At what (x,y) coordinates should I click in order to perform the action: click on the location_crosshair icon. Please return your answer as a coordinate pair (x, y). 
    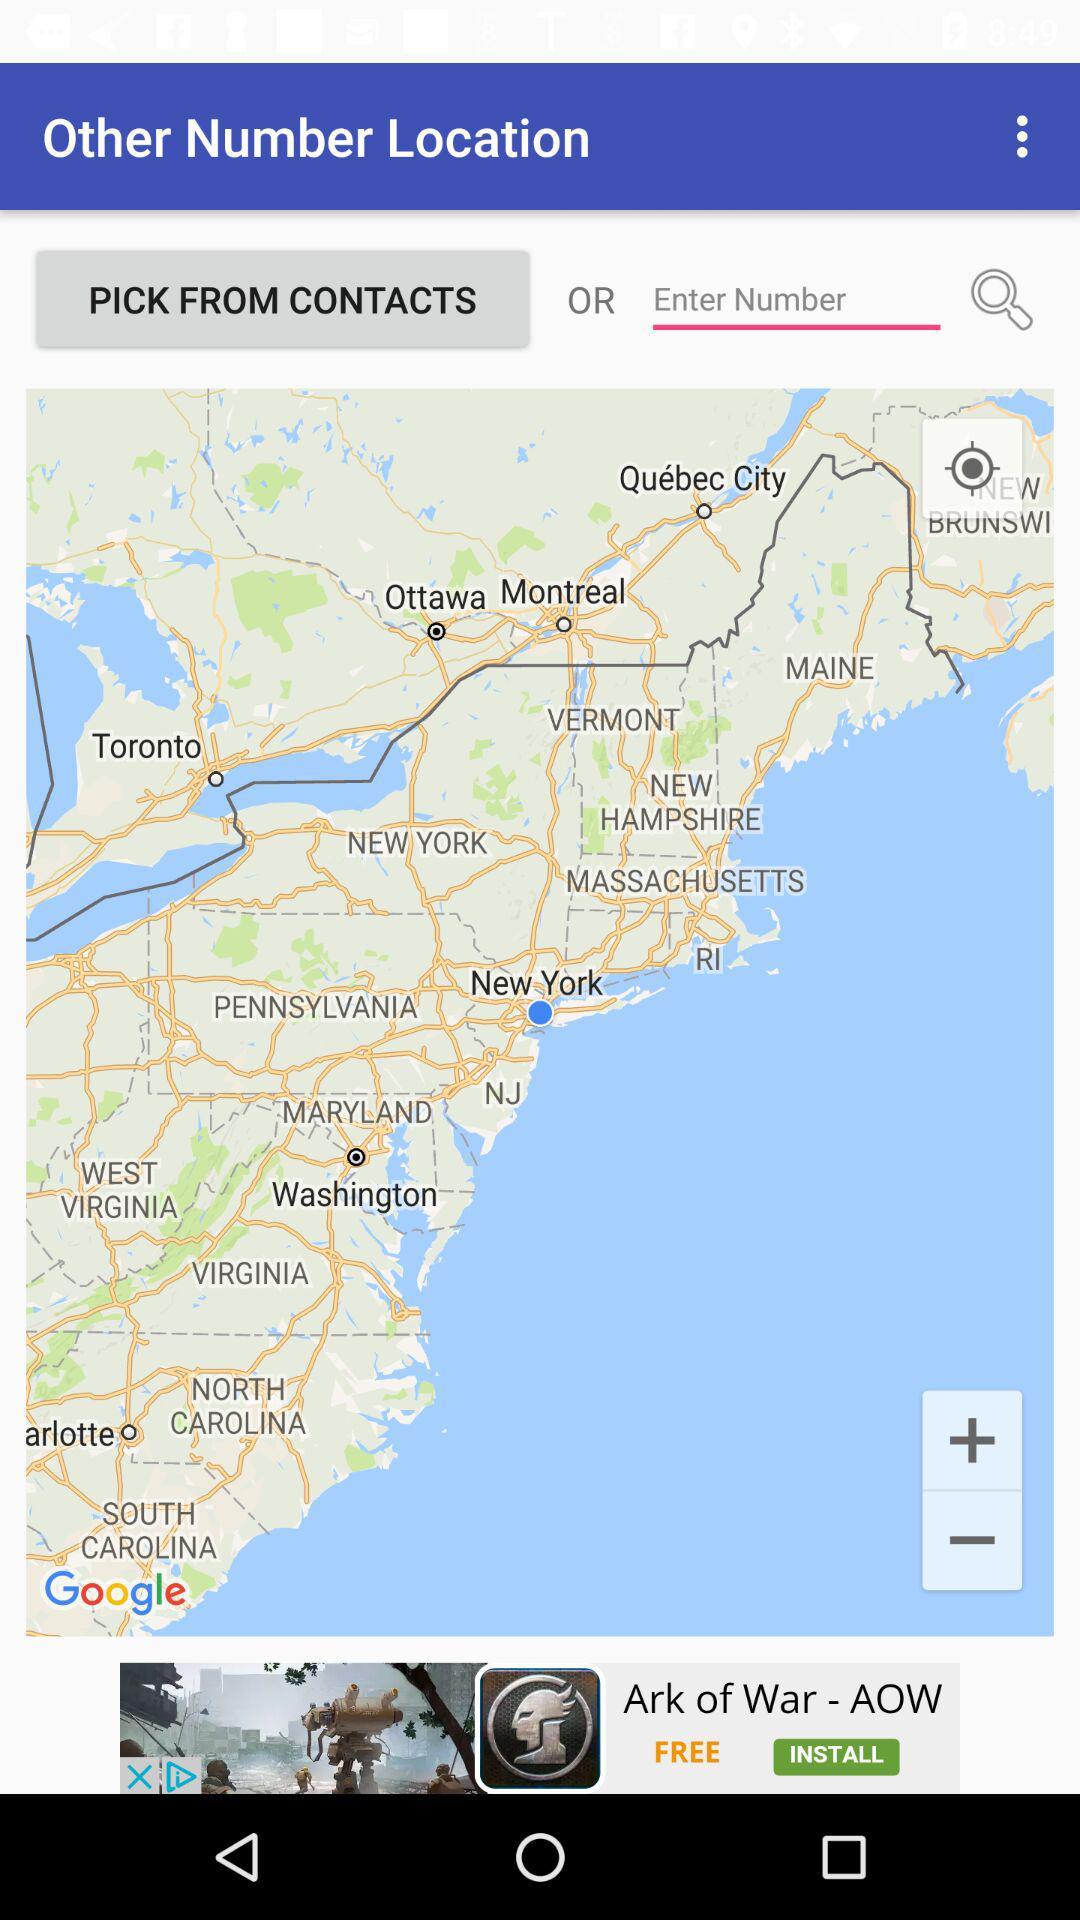
    Looking at the image, I should click on (971, 468).